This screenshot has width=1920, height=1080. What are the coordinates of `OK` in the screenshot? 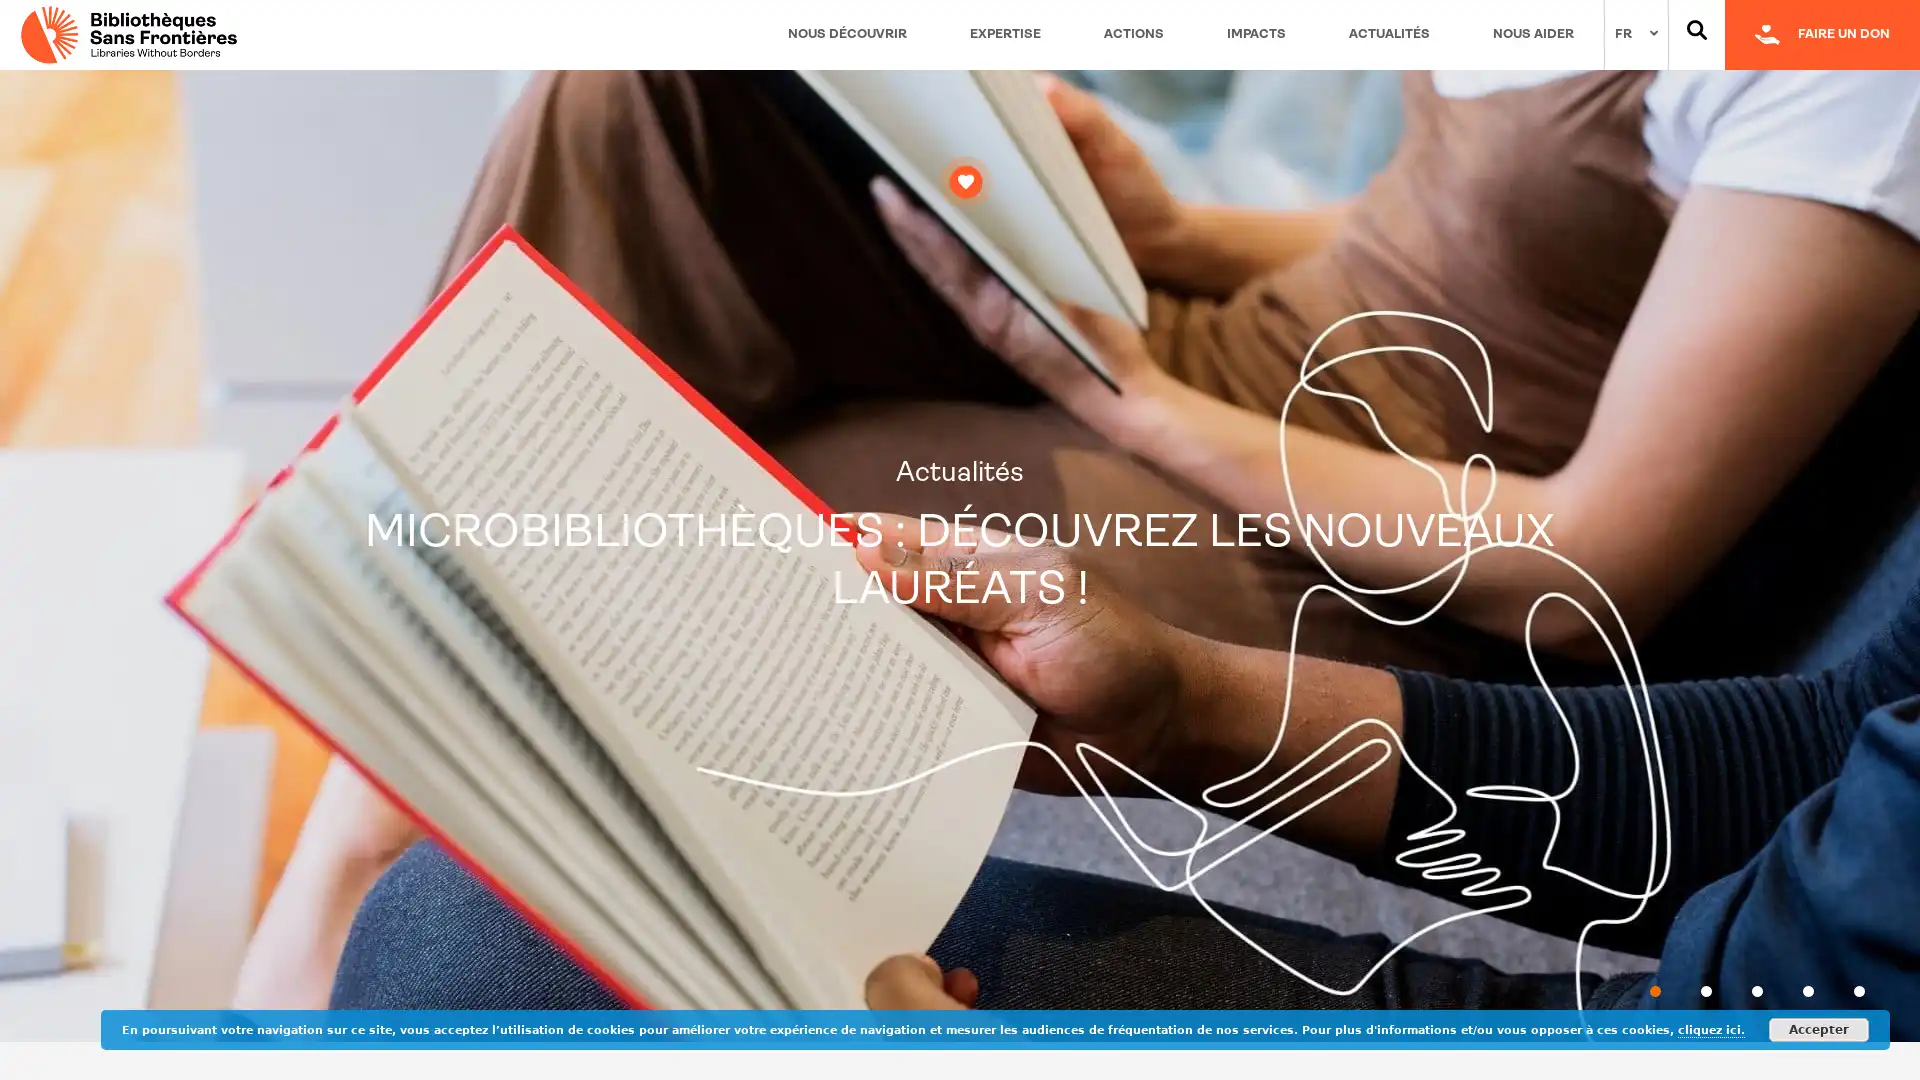 It's located at (1680, 104).